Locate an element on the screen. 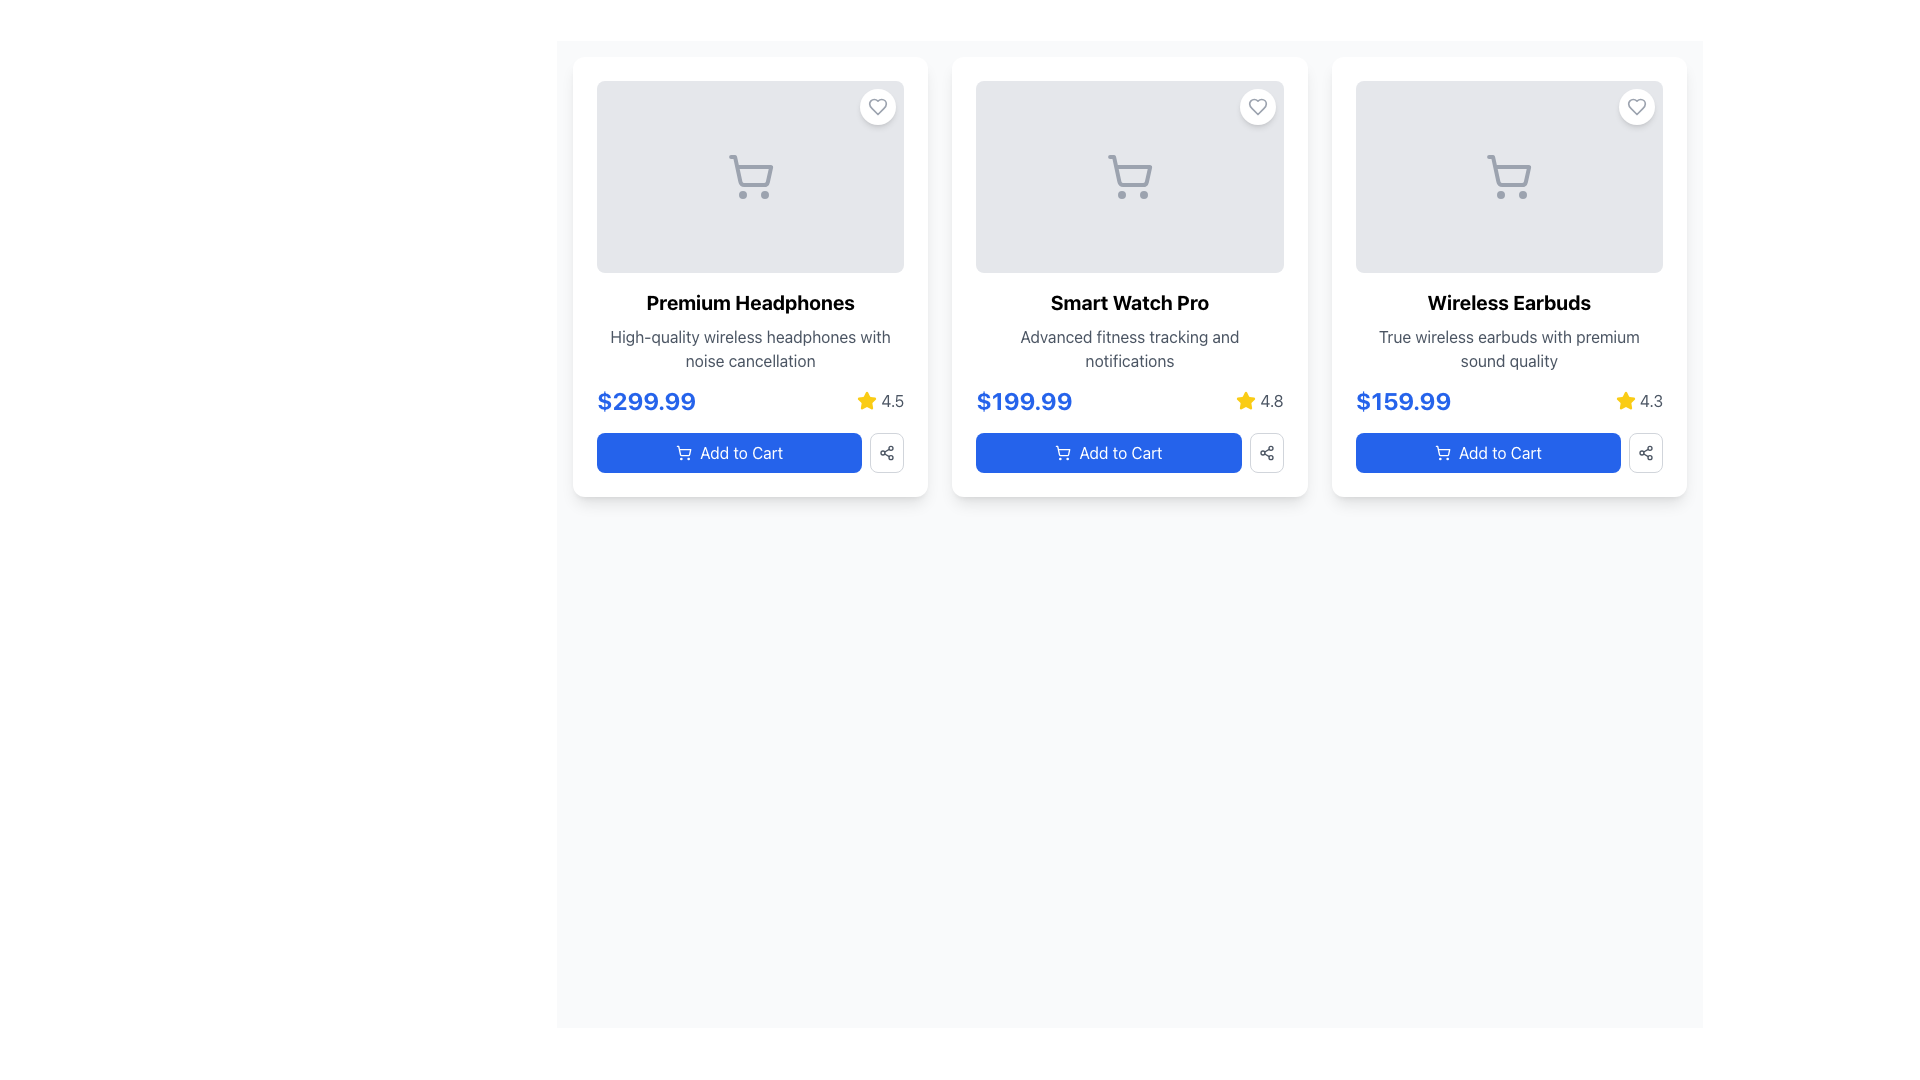 This screenshot has width=1920, height=1080. the rectangular button with rounded edges that has a blue background and white text reading 'Add to Cart', located in the lower section of a product card is located at coordinates (1509, 452).